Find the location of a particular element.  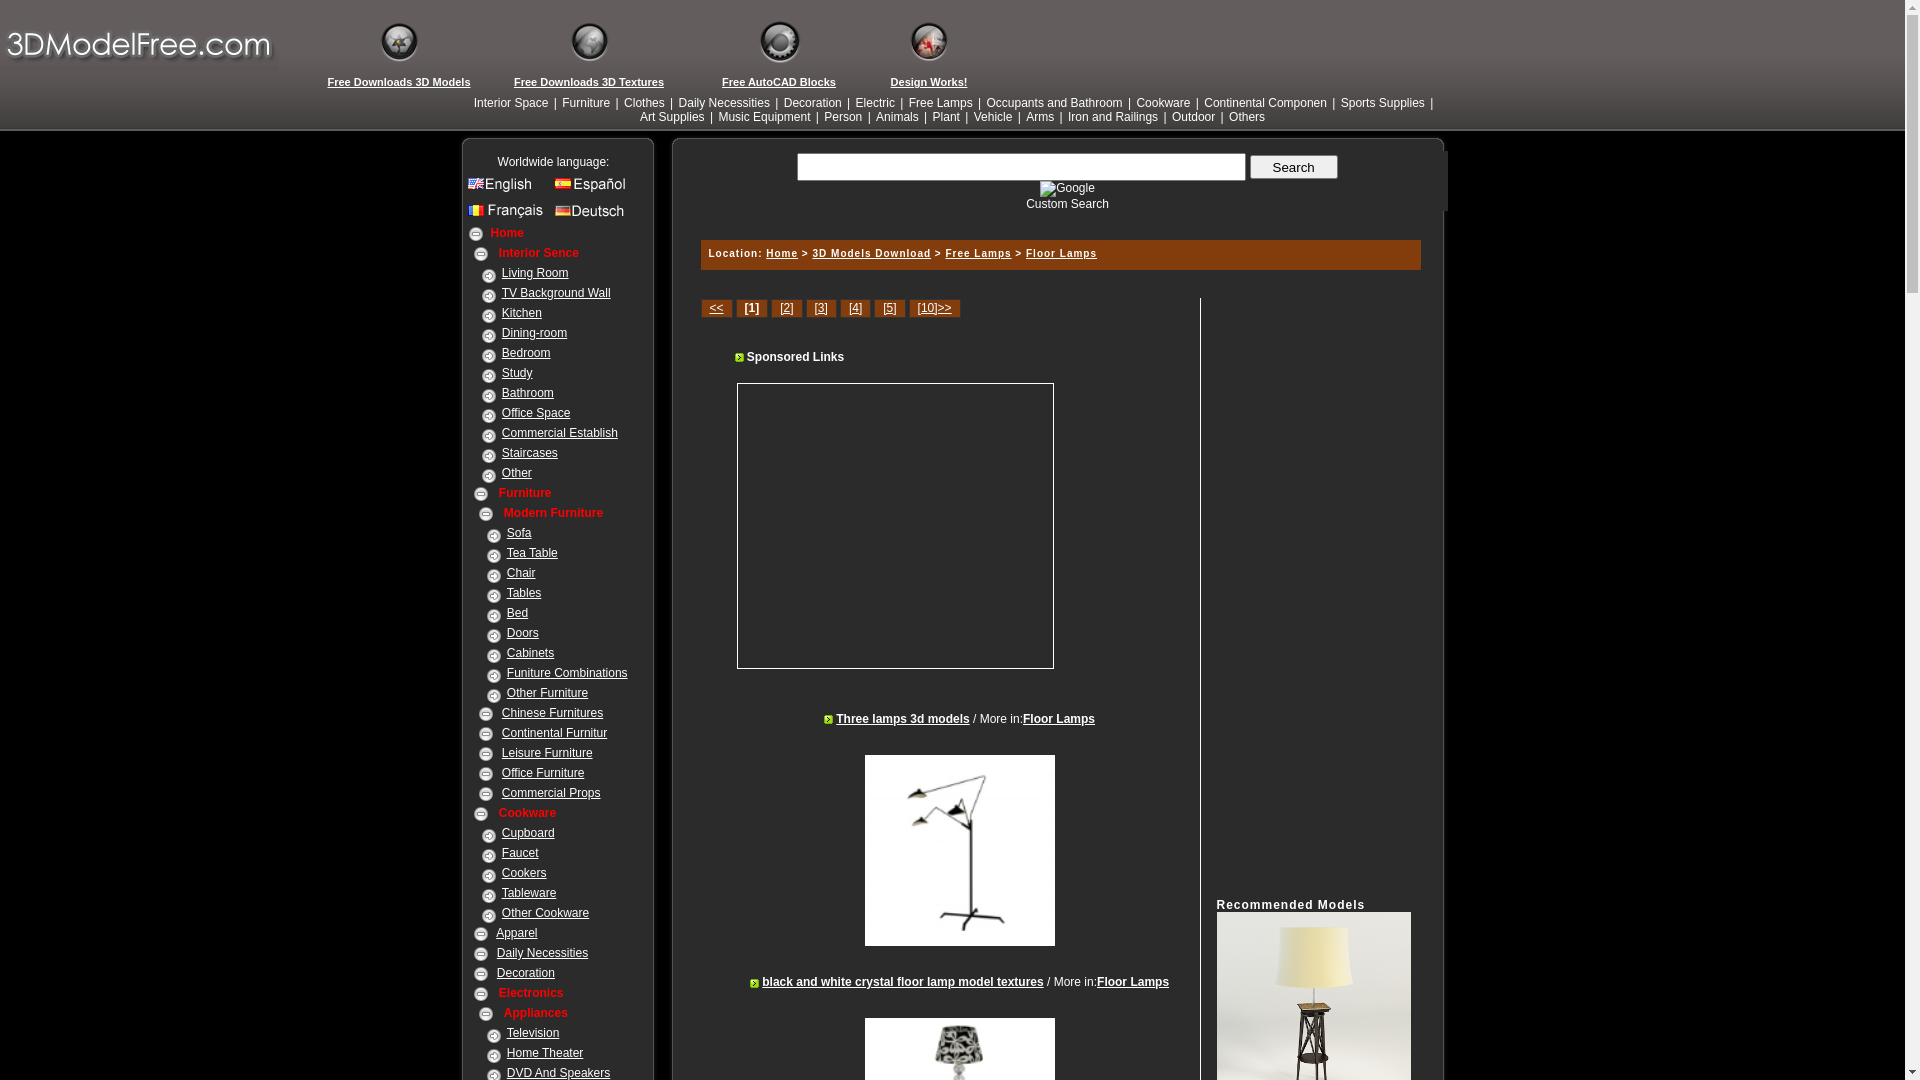

'Continental Componen' is located at coordinates (1264, 103).